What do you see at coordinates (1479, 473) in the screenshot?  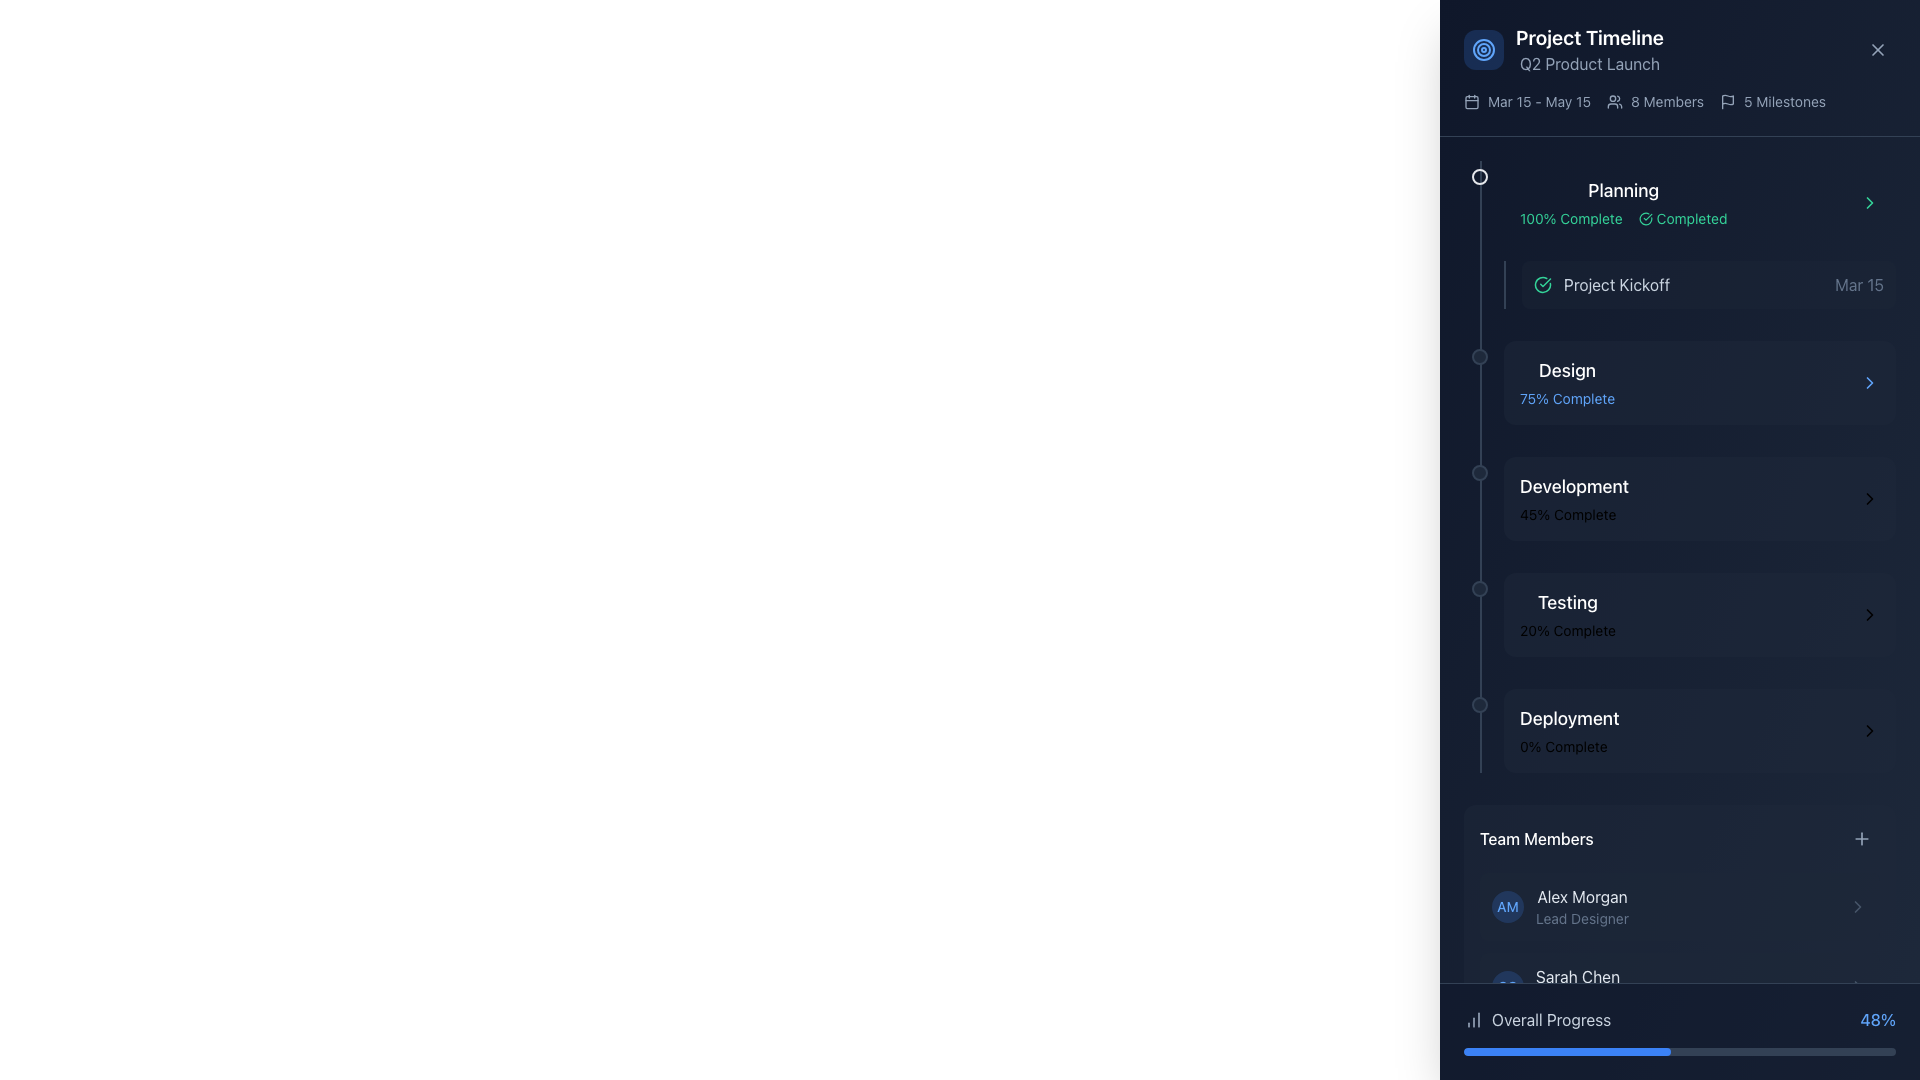 I see `the visual marker representing the 'Development' milestone, which indicates 'Development 45% Complete' in the project timeline` at bounding box center [1479, 473].